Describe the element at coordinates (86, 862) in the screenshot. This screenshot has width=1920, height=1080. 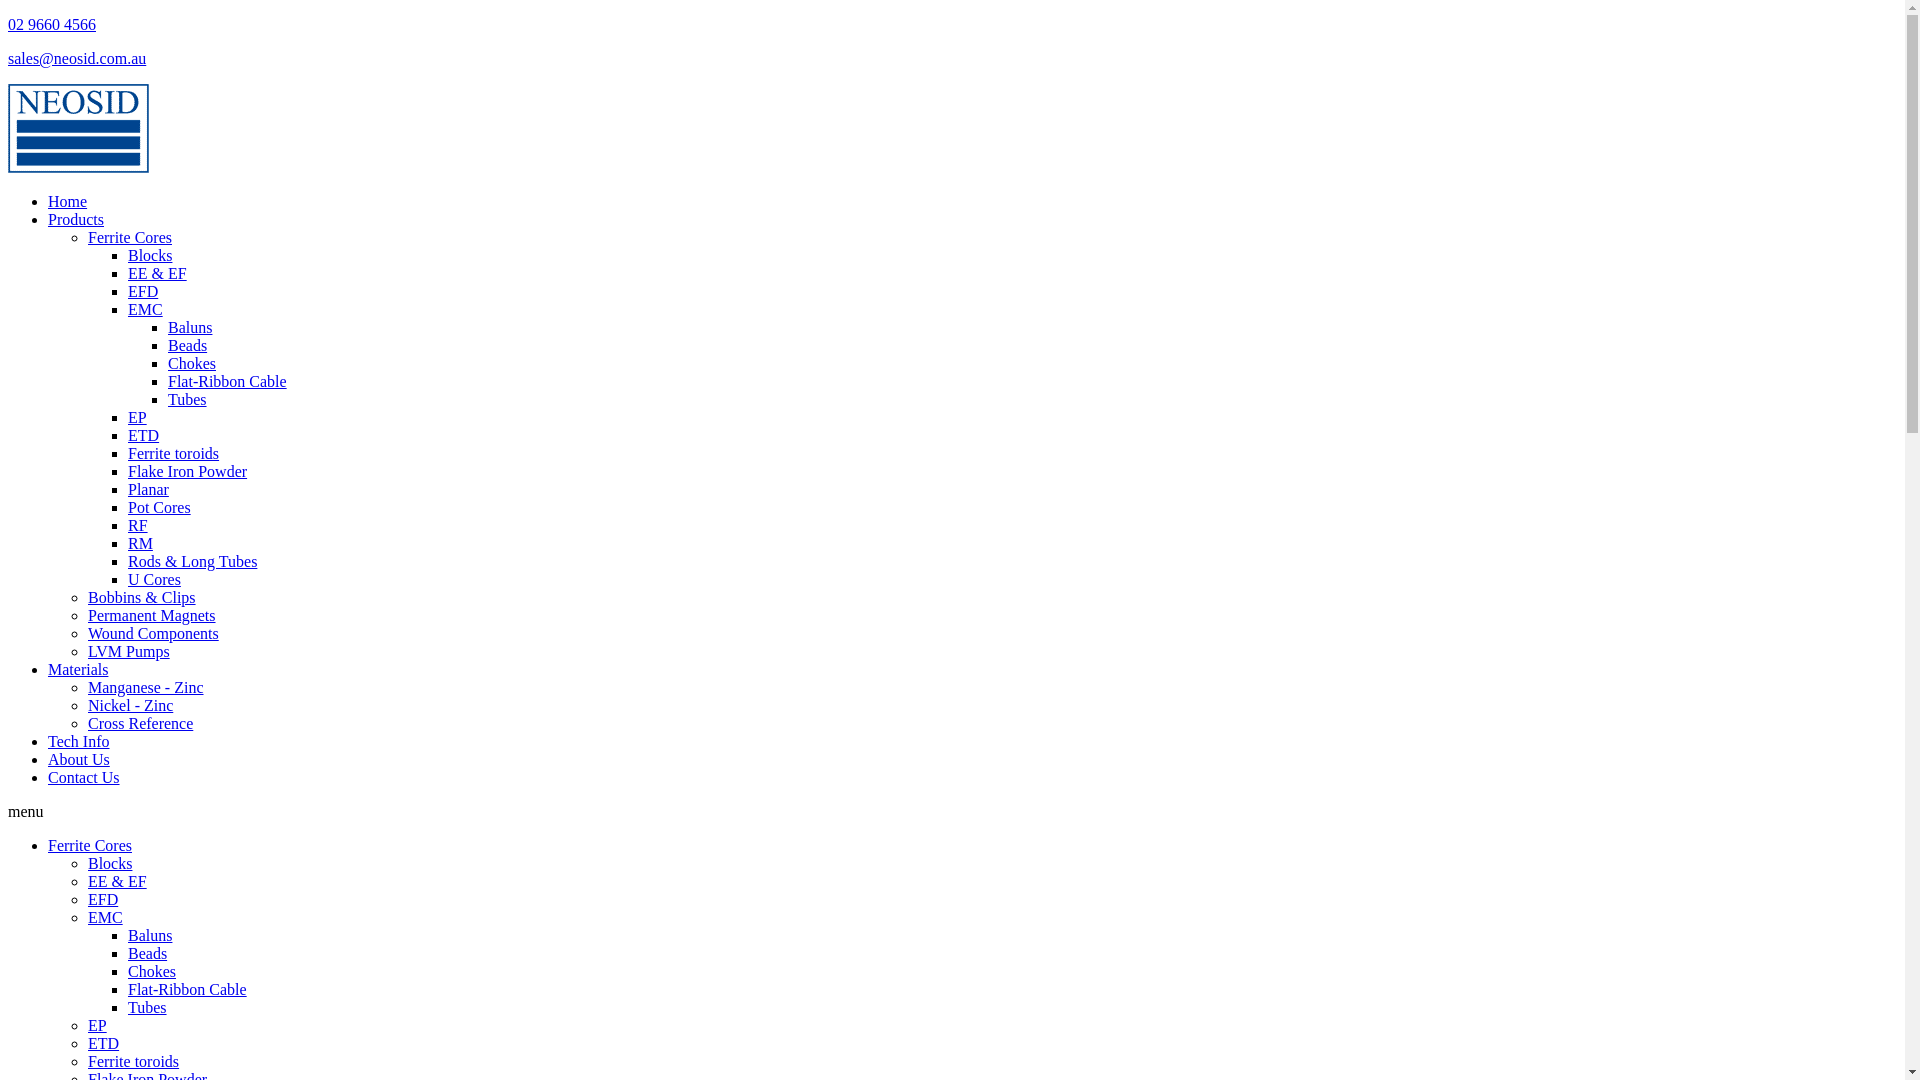
I see `'Blocks'` at that location.